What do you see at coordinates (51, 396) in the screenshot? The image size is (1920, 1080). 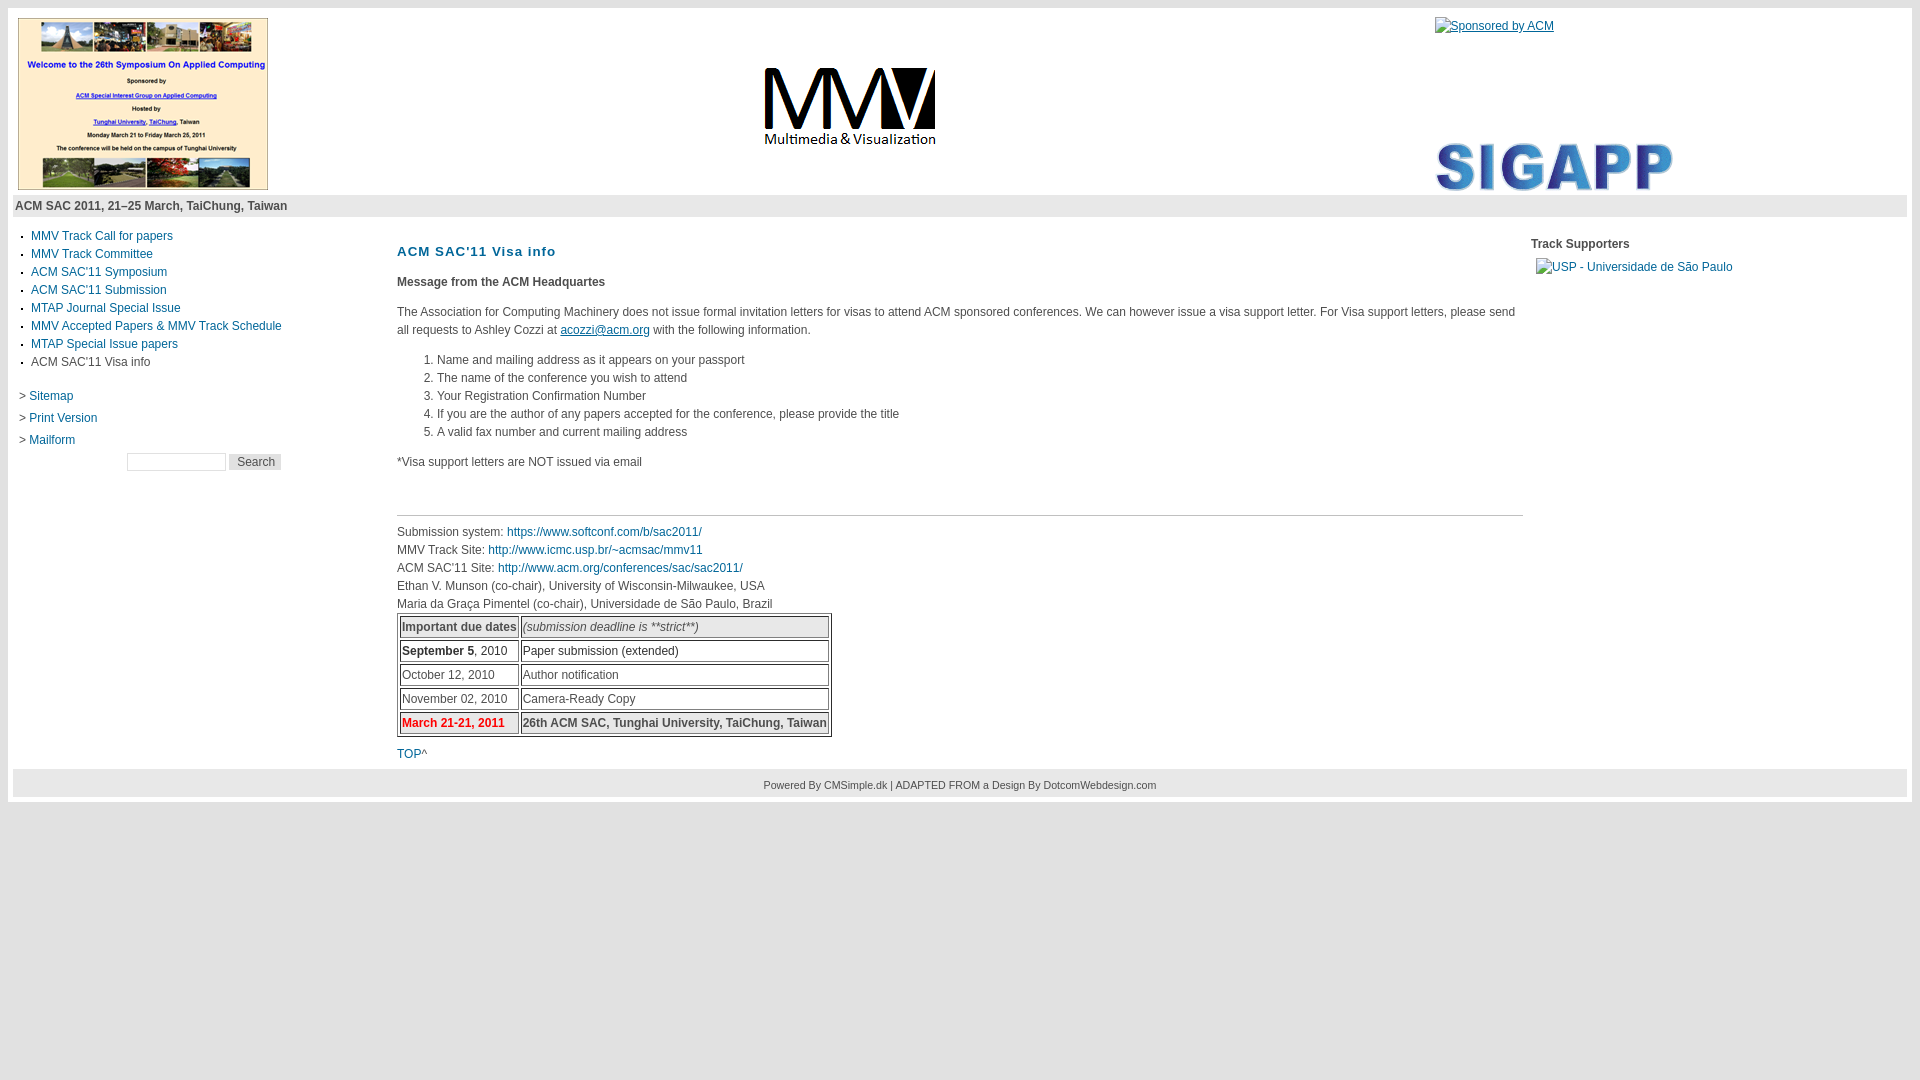 I see `'Sitemap'` at bounding box center [51, 396].